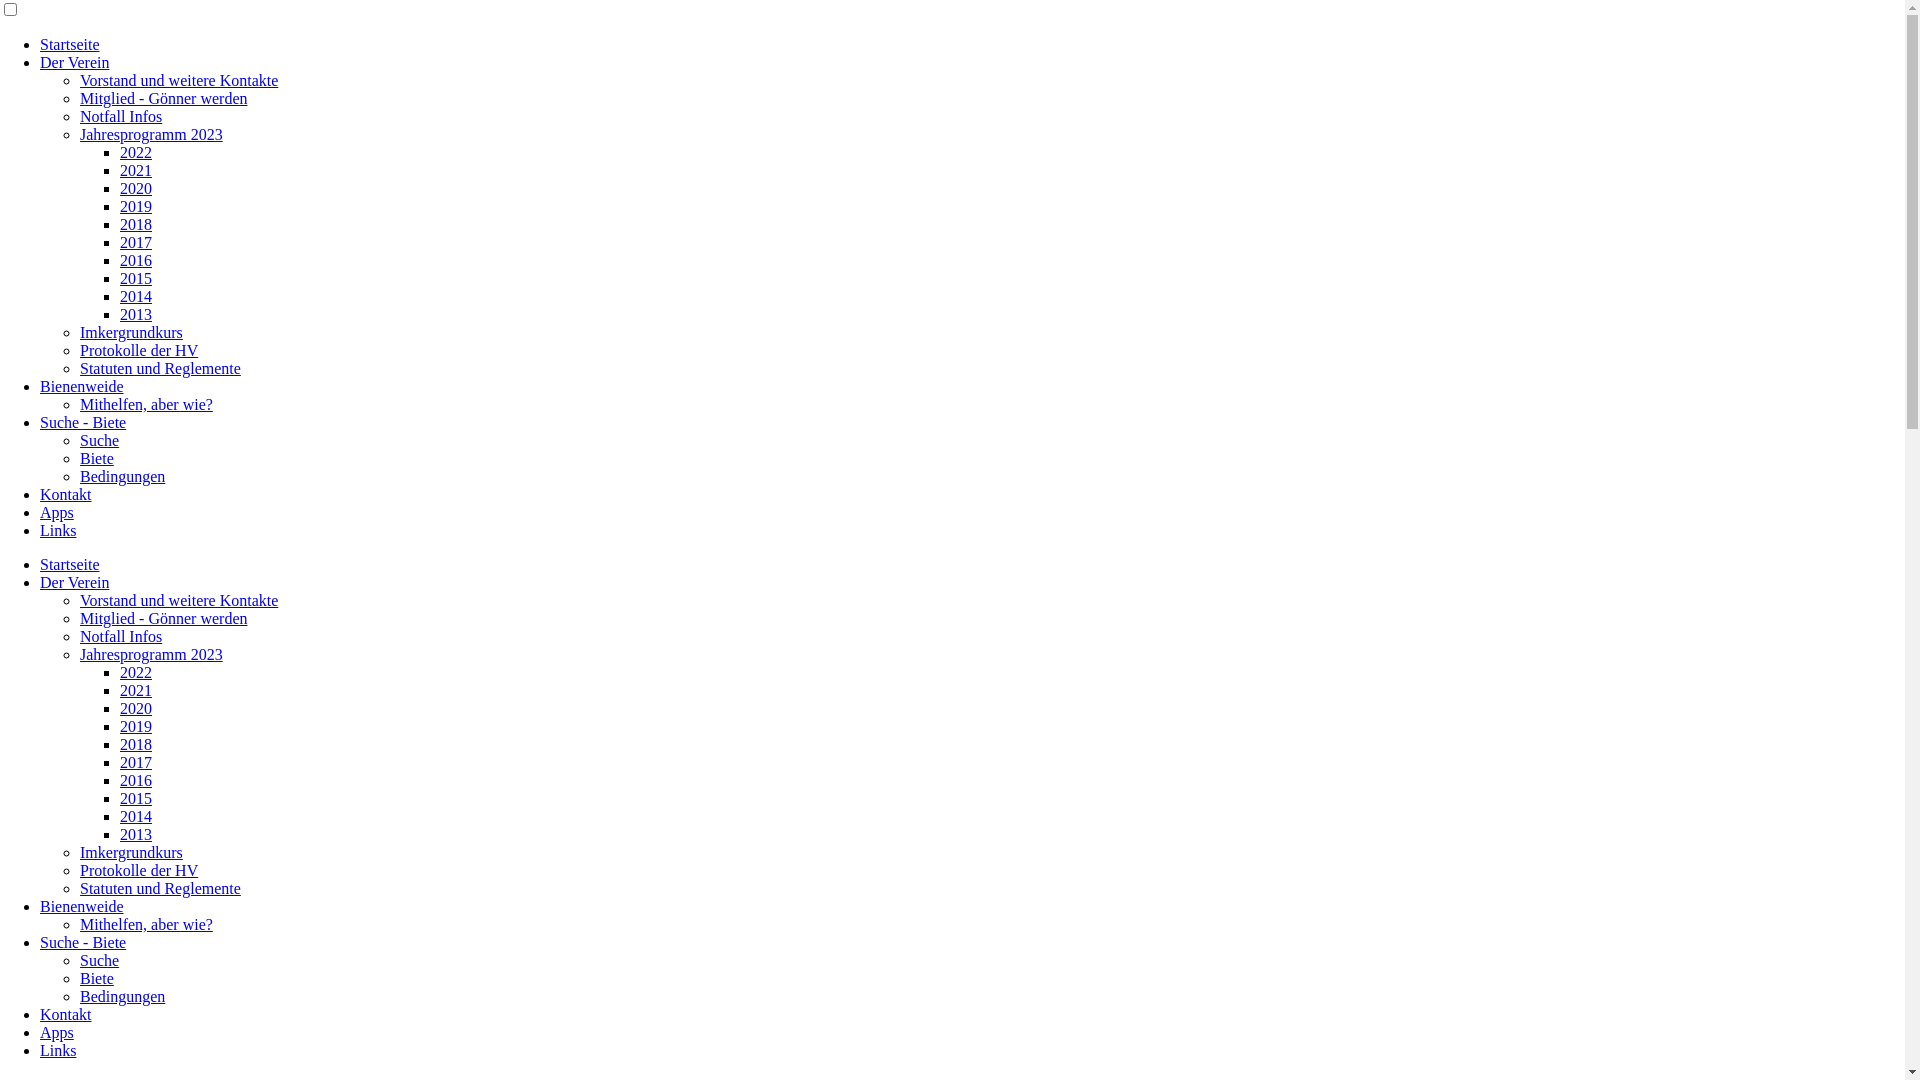 The height and width of the screenshot is (1080, 1920). Describe the element at coordinates (160, 887) in the screenshot. I see `'Statuten und Reglemente'` at that location.